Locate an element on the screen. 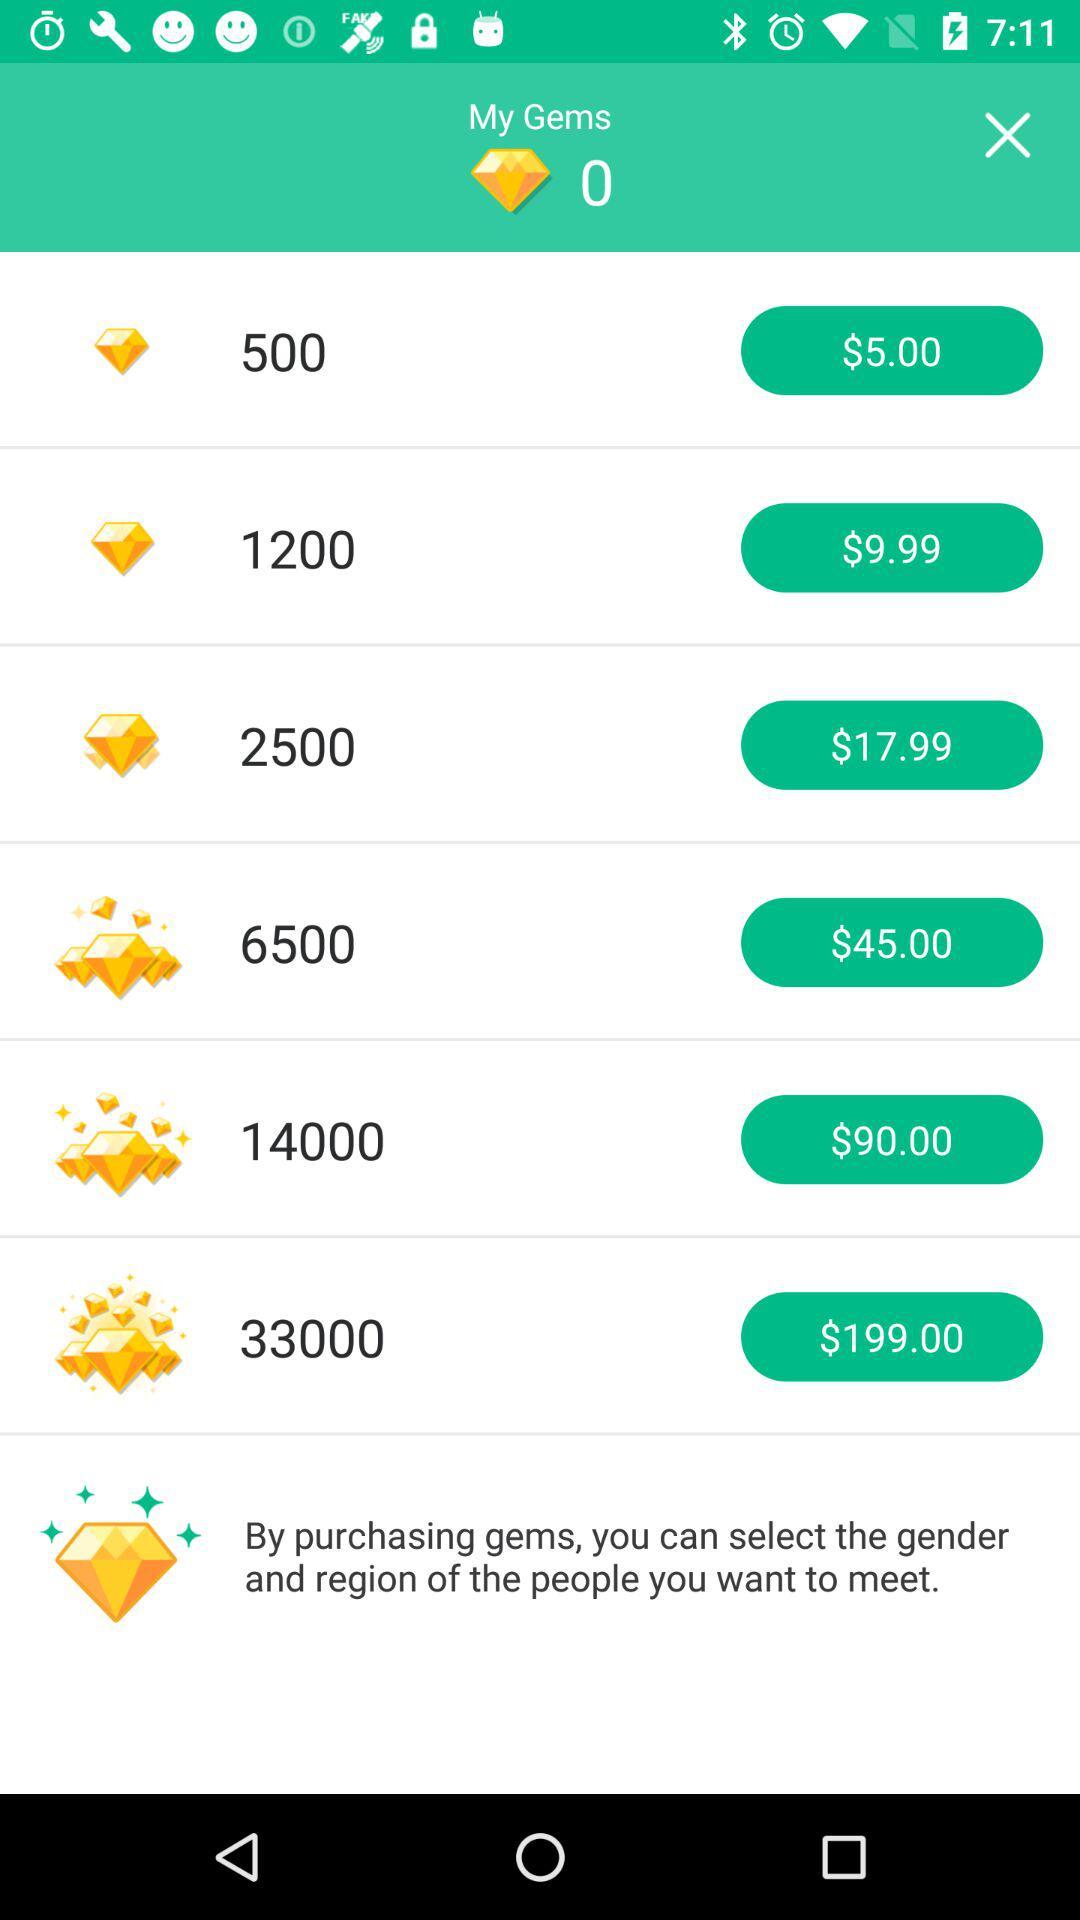 This screenshot has width=1080, height=1920. back is located at coordinates (1006, 135).